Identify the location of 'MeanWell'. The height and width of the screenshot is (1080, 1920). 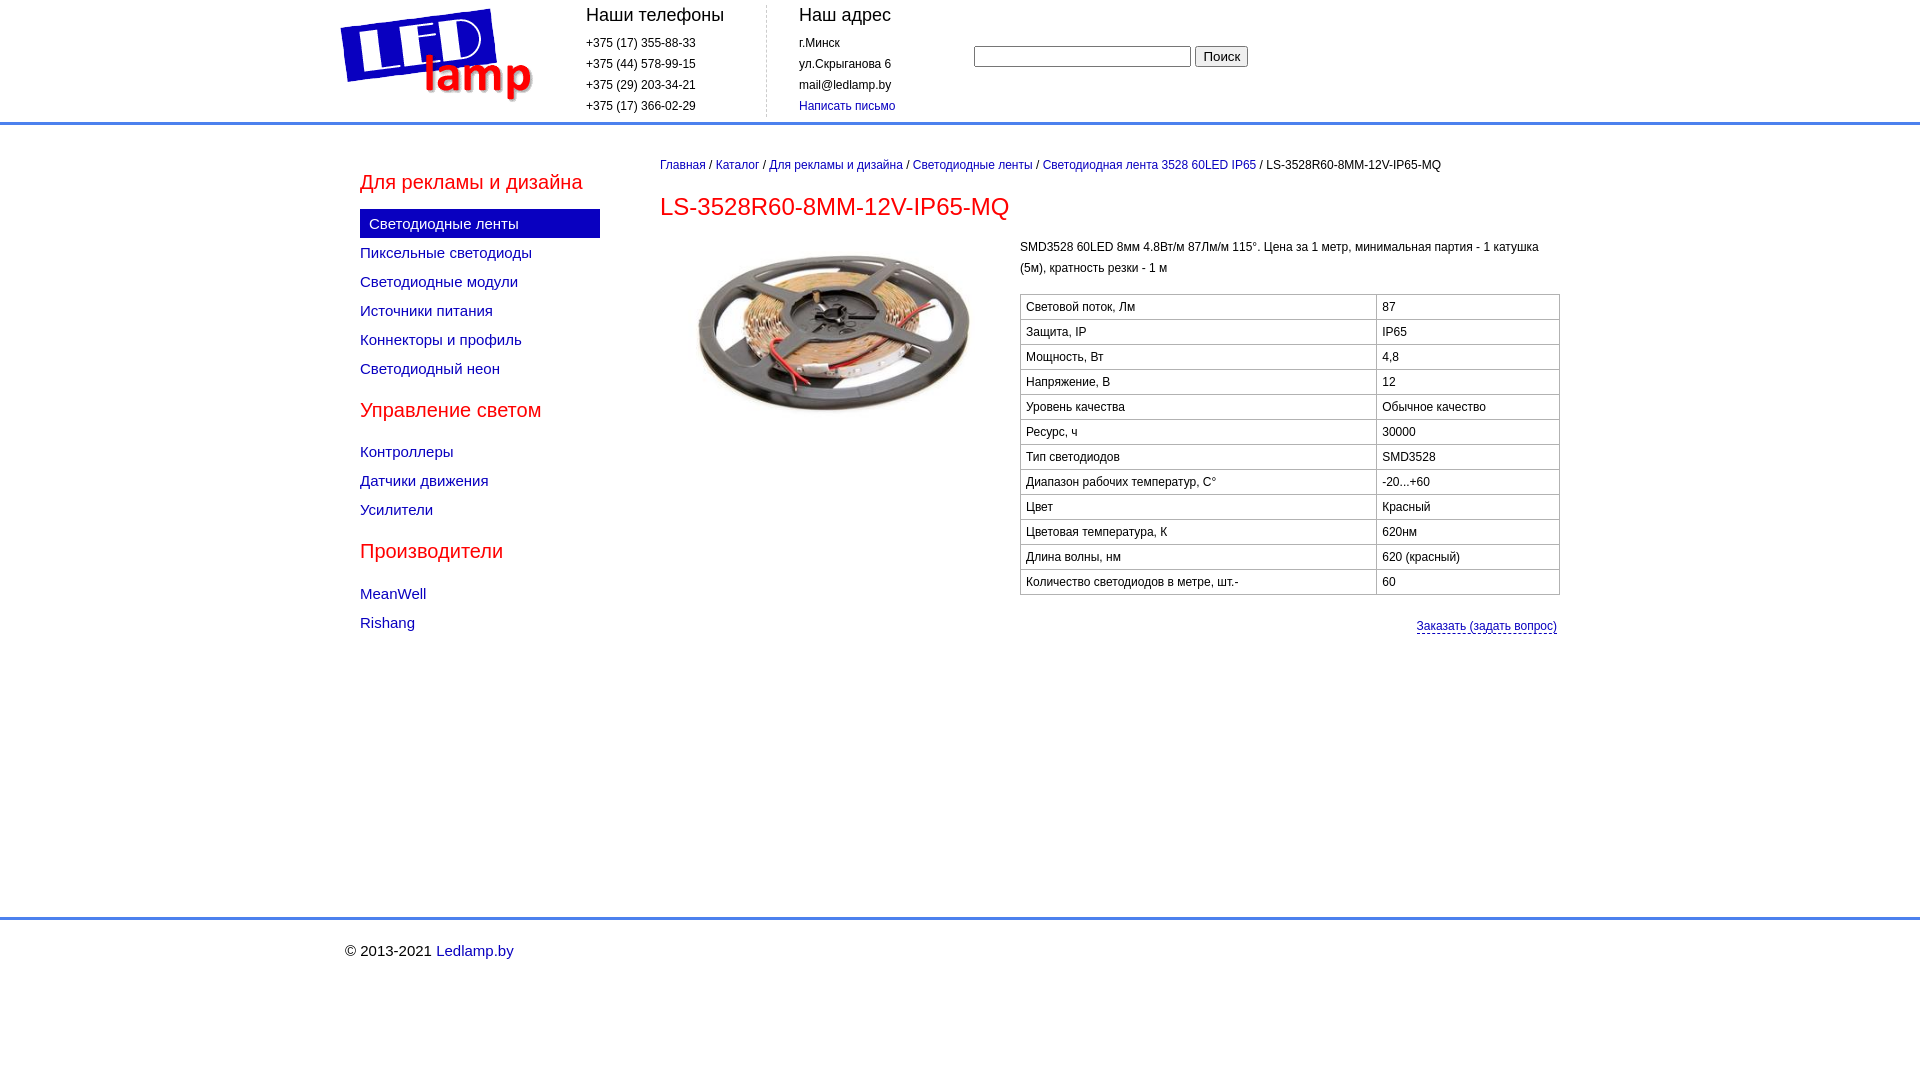
(480, 592).